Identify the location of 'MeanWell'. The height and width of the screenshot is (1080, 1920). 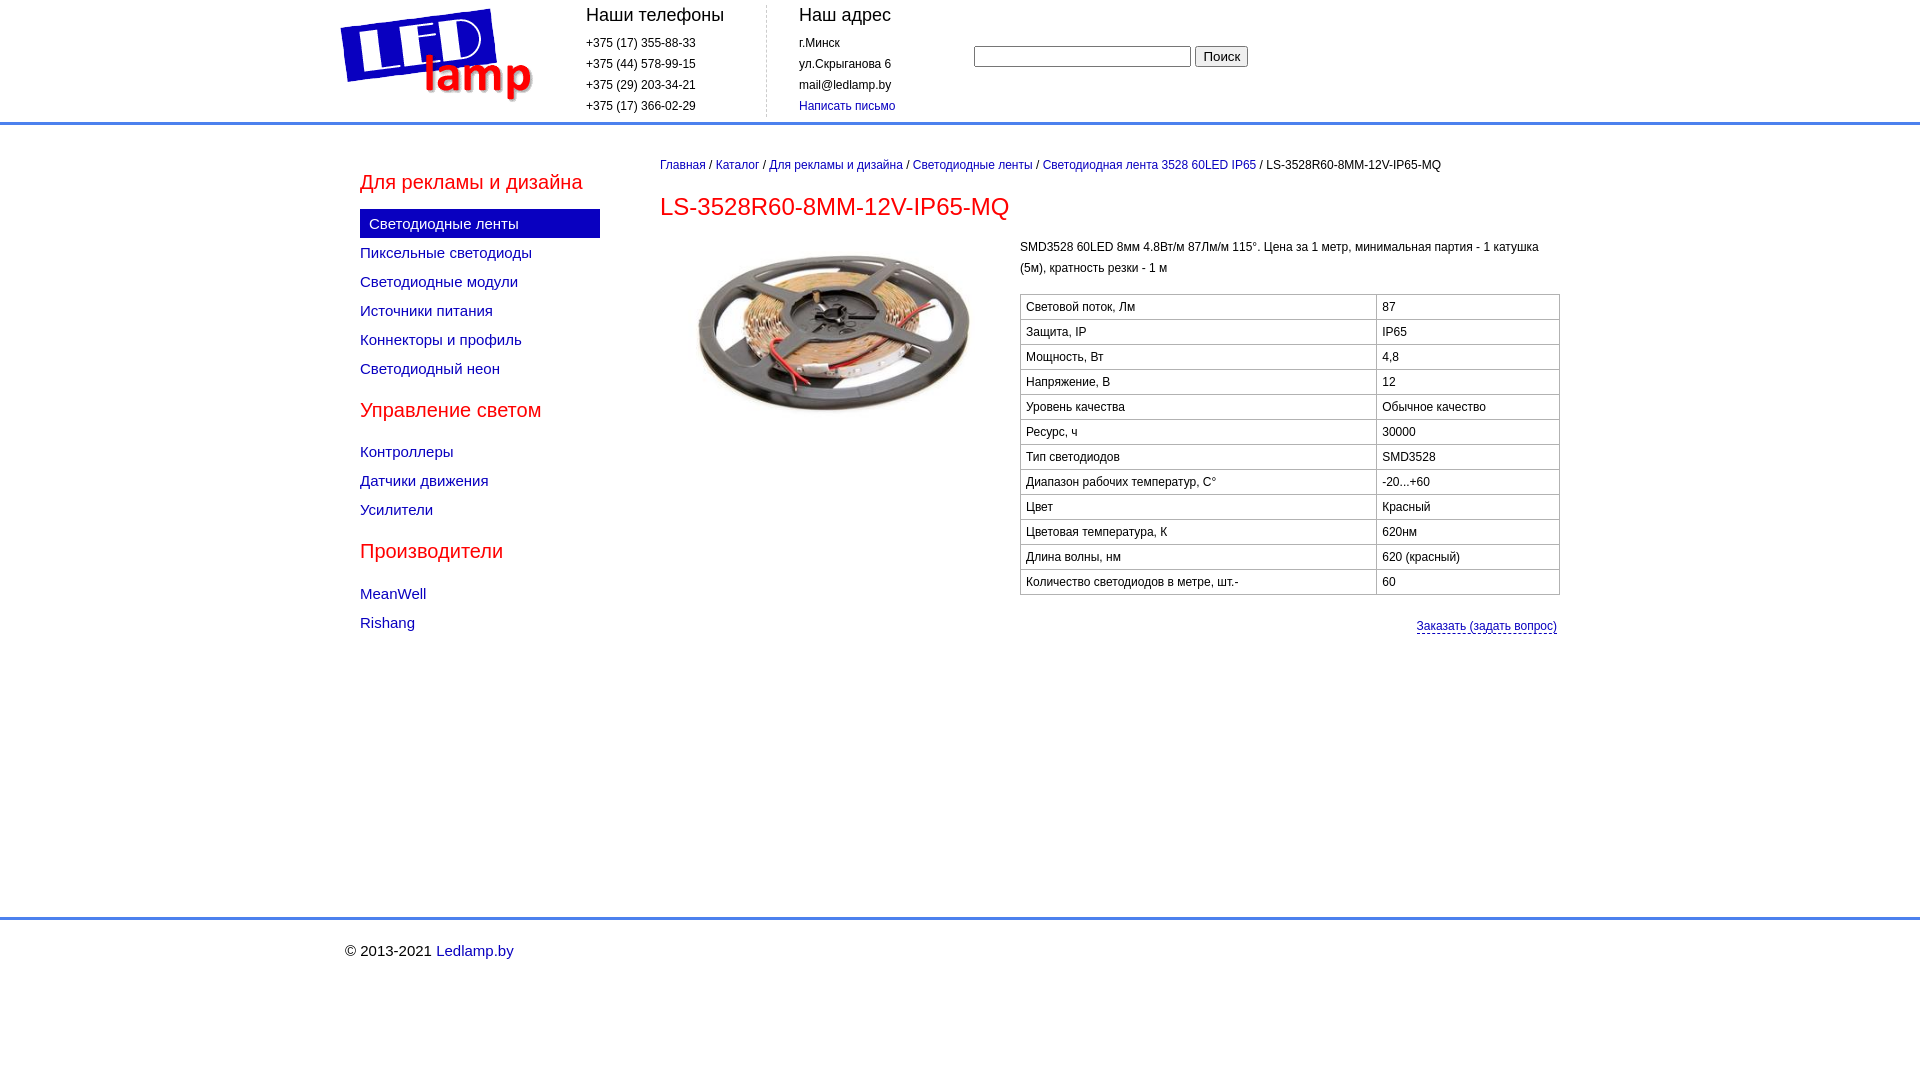
(480, 592).